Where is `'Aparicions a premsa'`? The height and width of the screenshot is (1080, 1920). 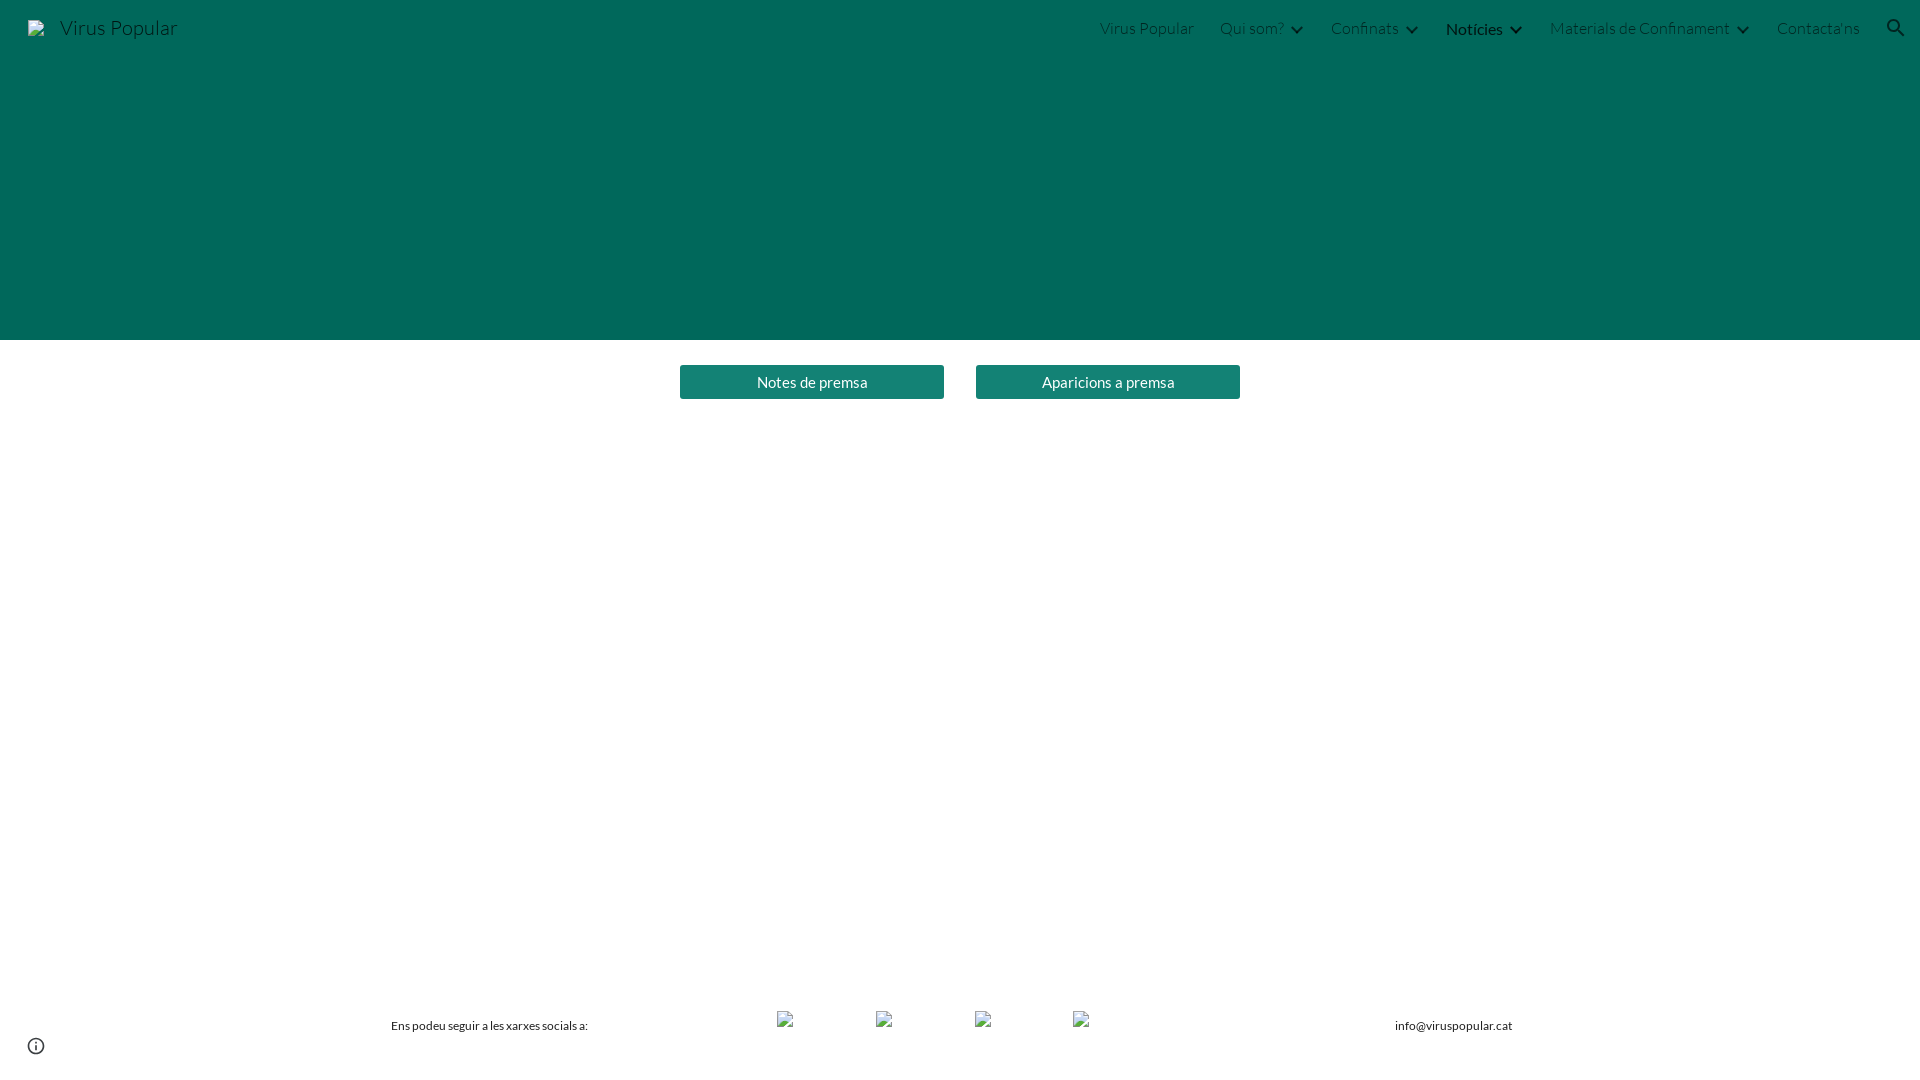
'Aparicions a premsa' is located at coordinates (1107, 381).